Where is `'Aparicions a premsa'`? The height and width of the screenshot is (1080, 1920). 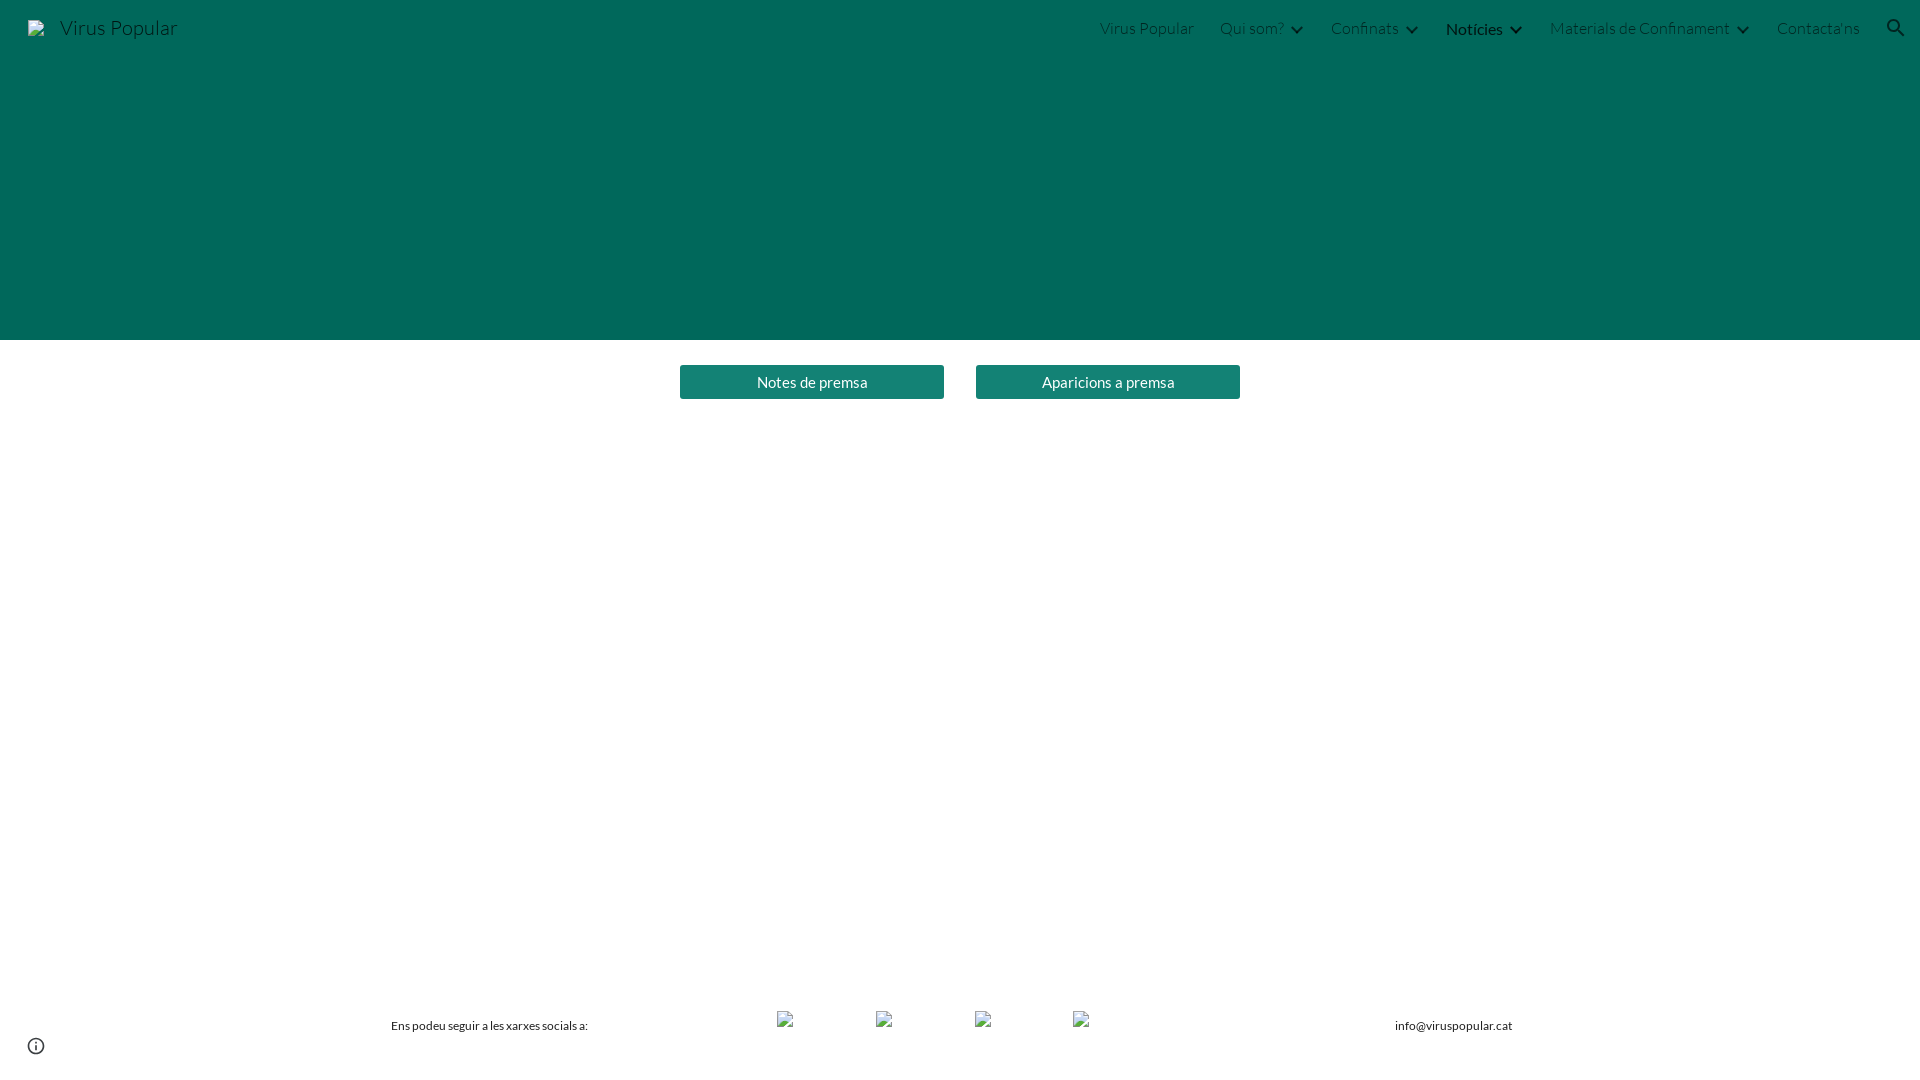
'Aparicions a premsa' is located at coordinates (1107, 381).